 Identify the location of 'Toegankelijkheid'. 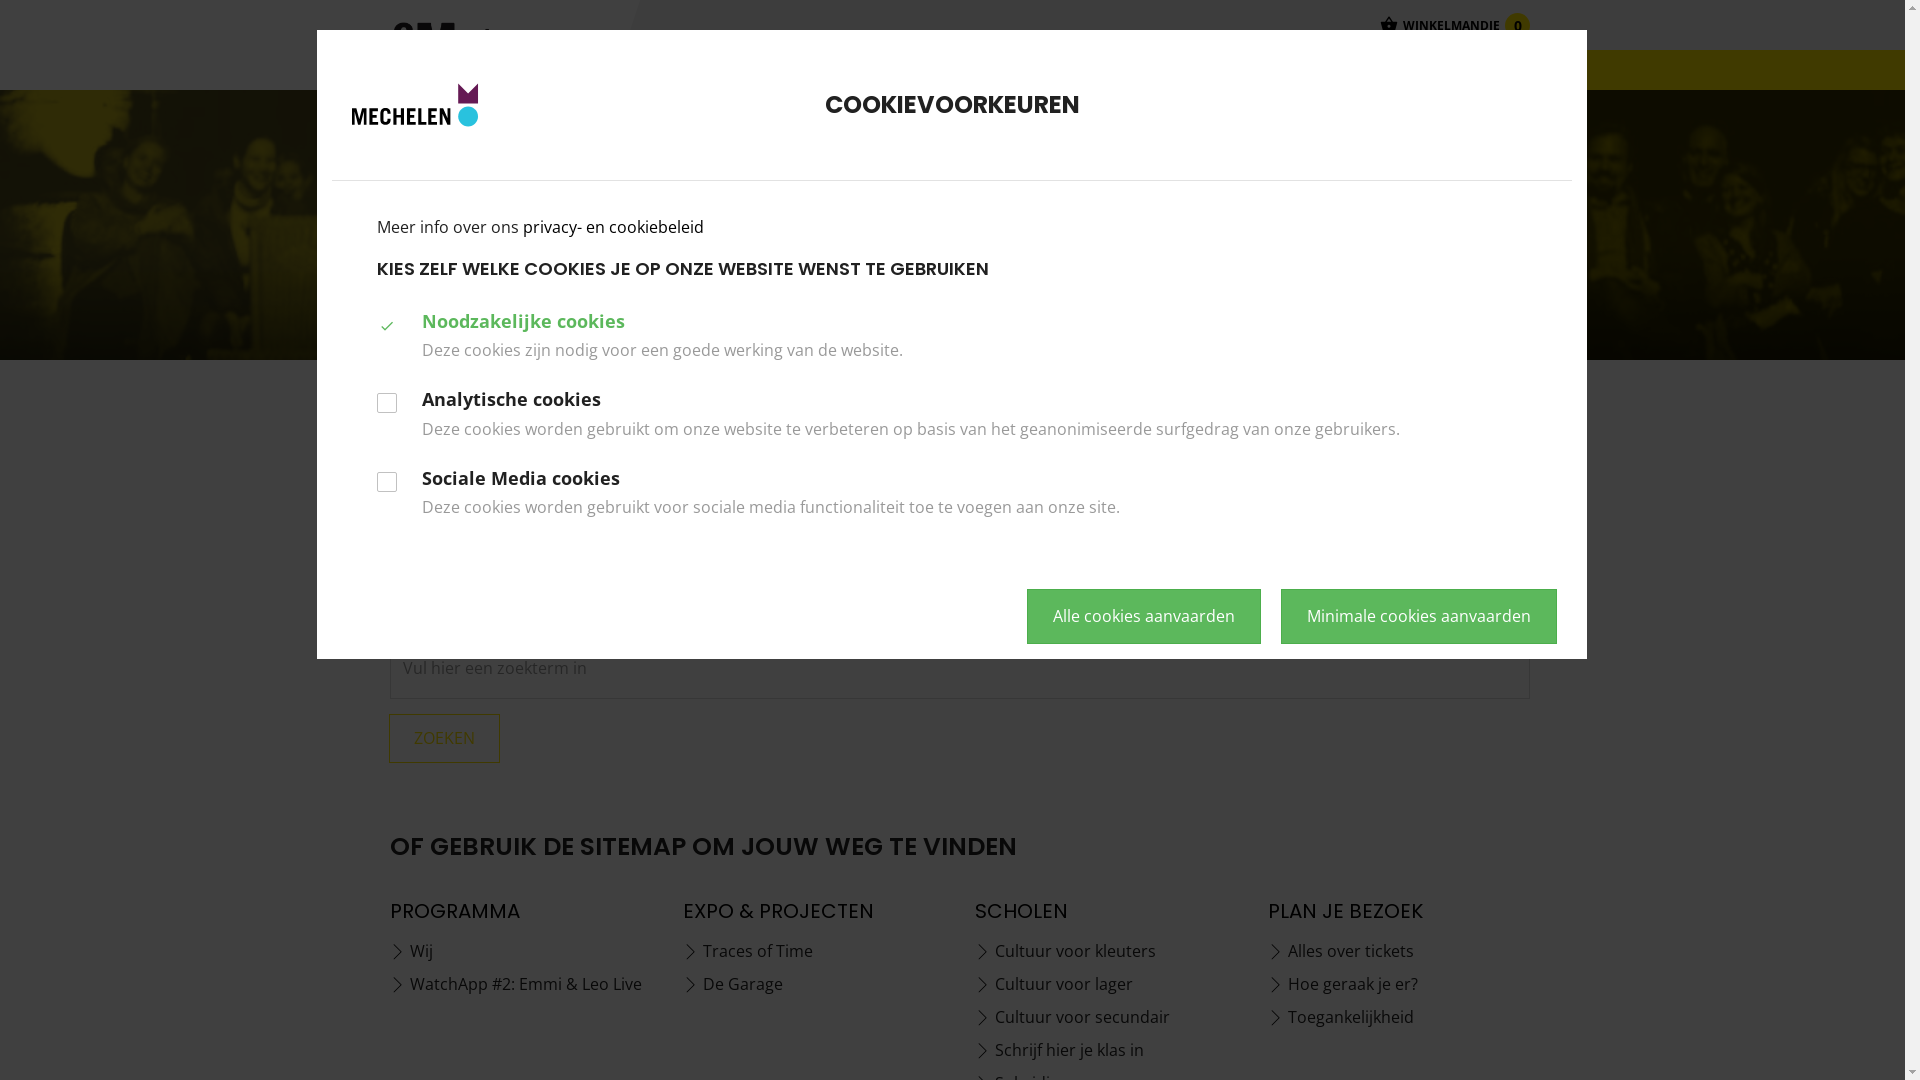
(1398, 1017).